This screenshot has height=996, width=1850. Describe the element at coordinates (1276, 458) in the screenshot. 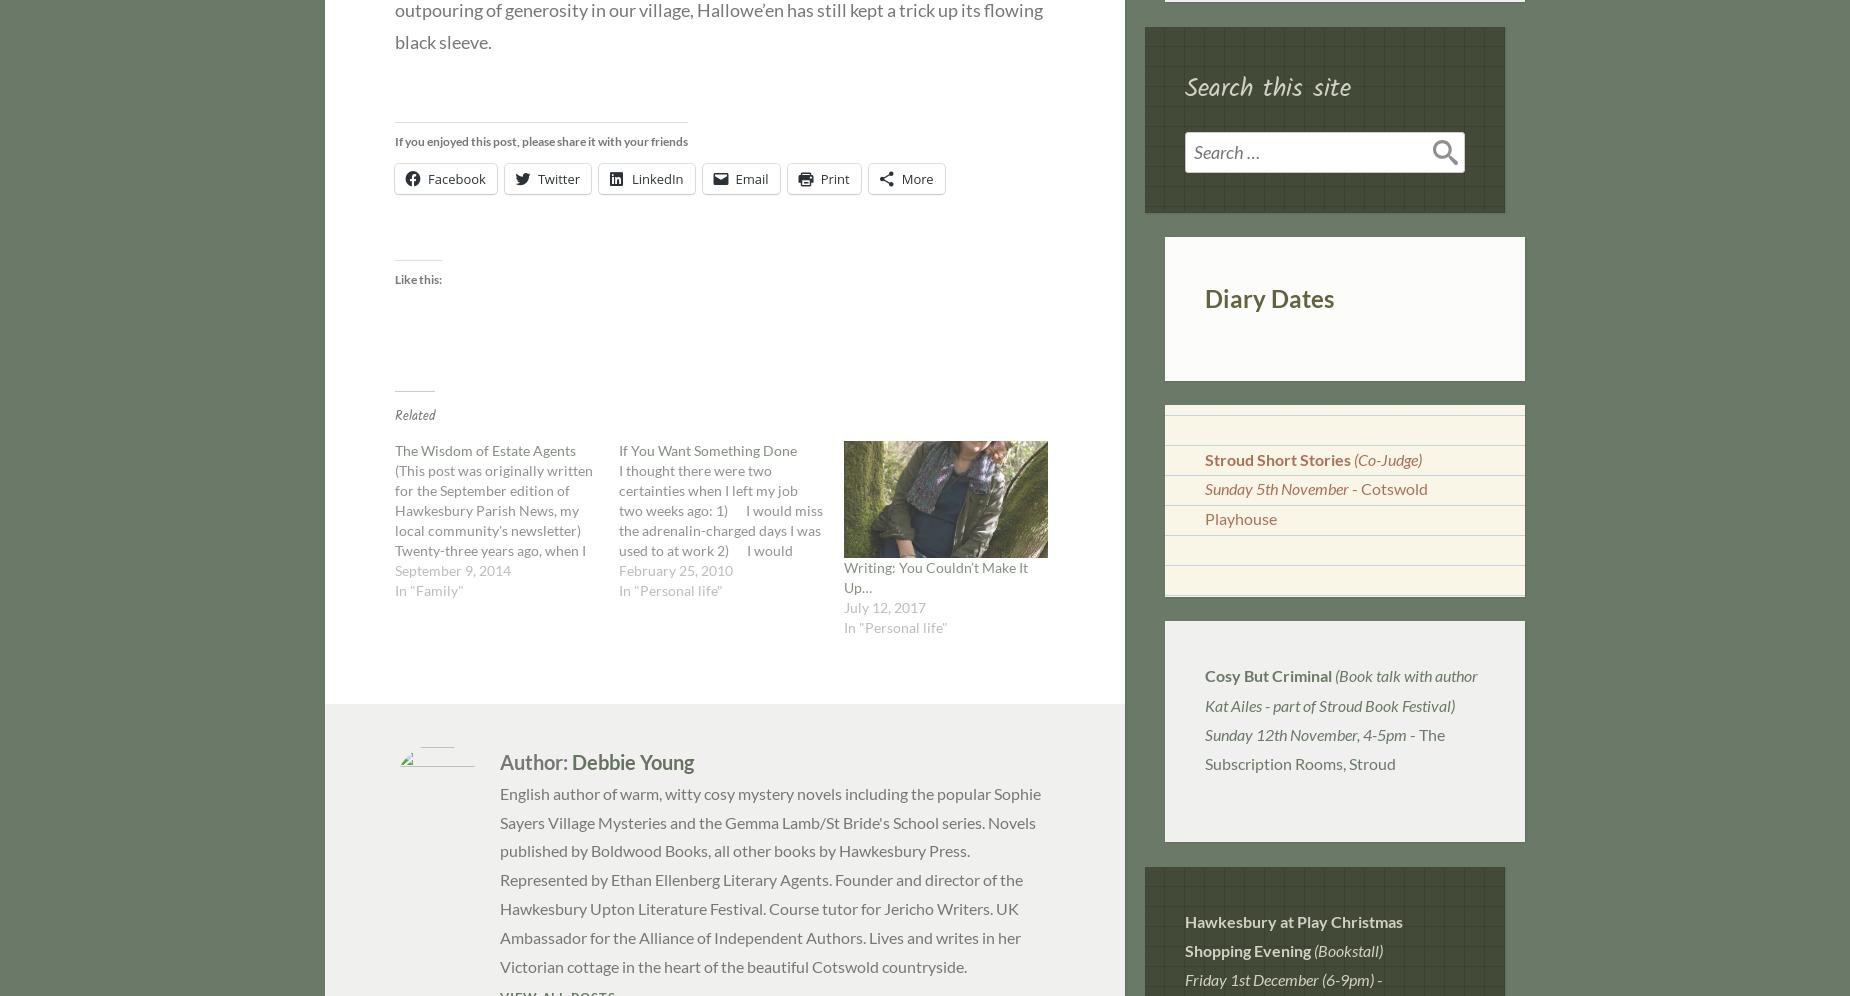

I see `'Stroud Short Stories'` at that location.